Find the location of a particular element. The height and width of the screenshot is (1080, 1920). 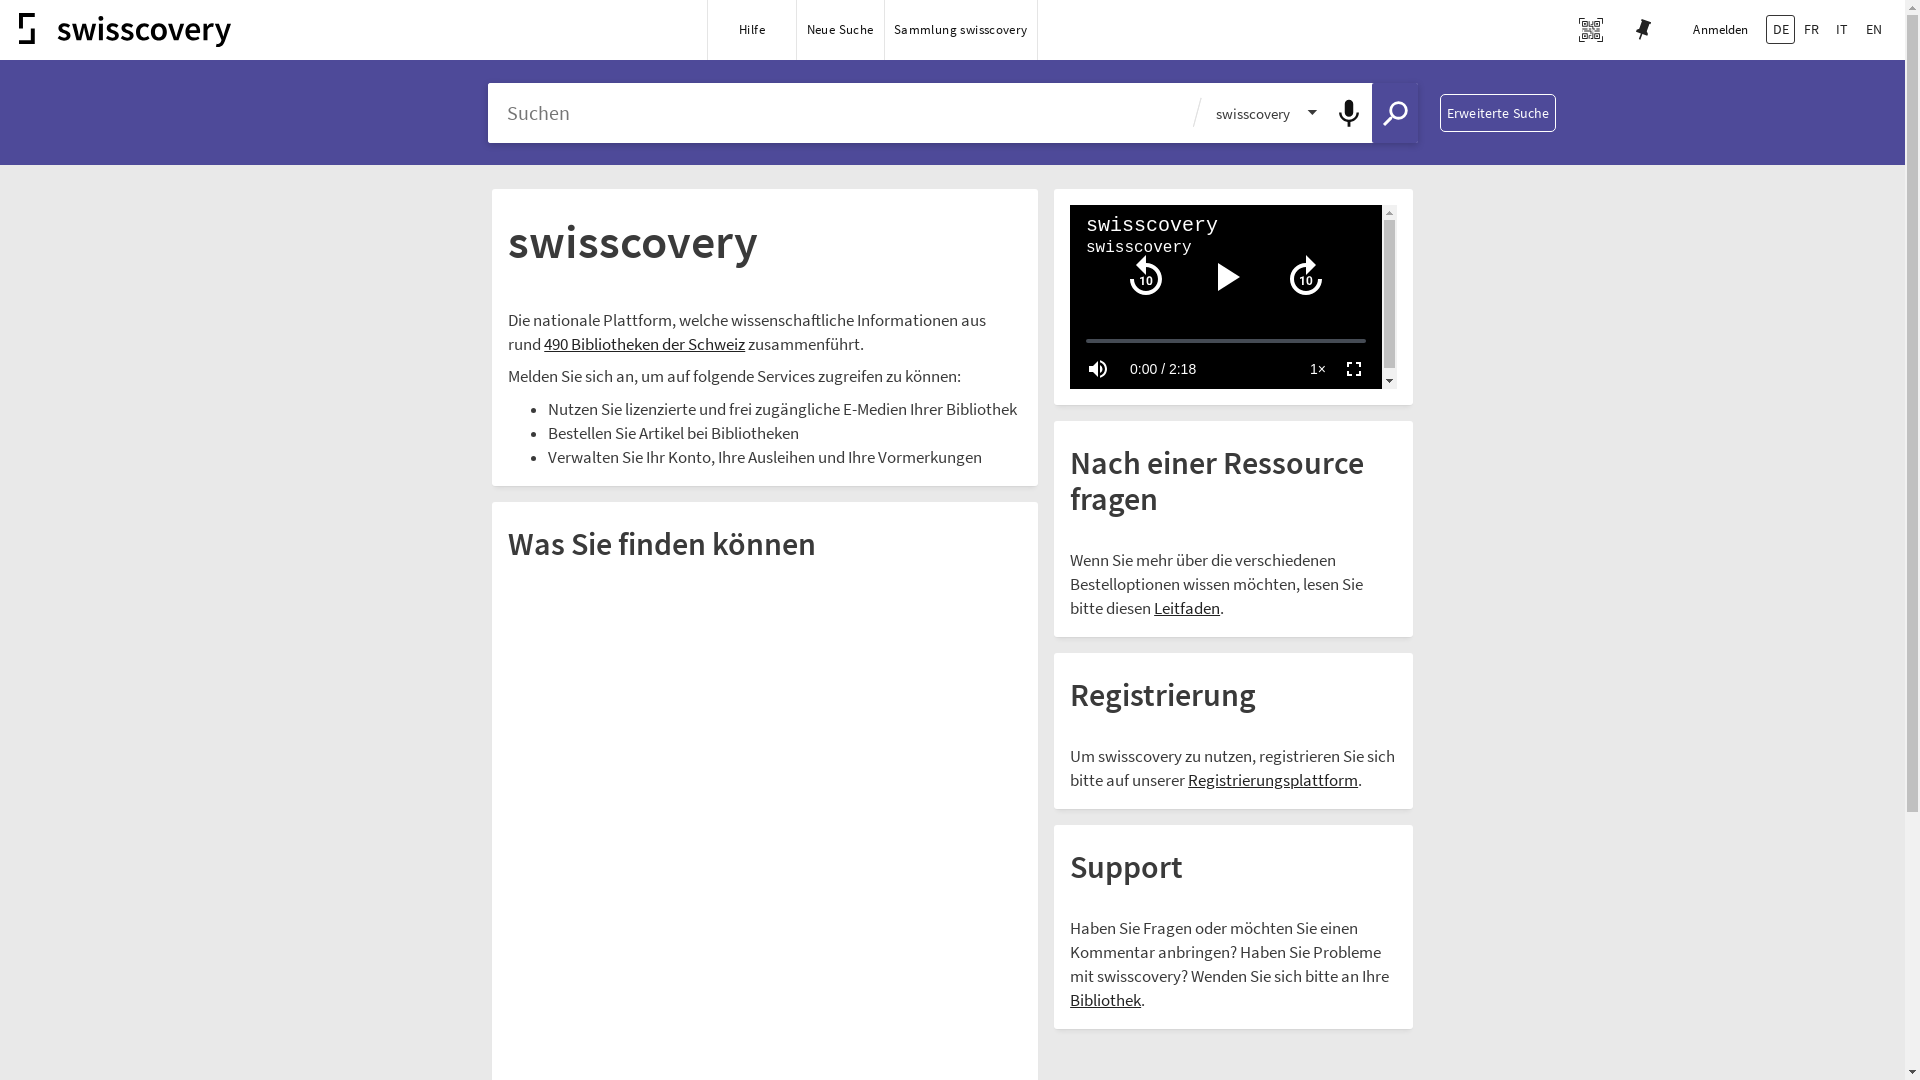

'IT' is located at coordinates (1841, 29).